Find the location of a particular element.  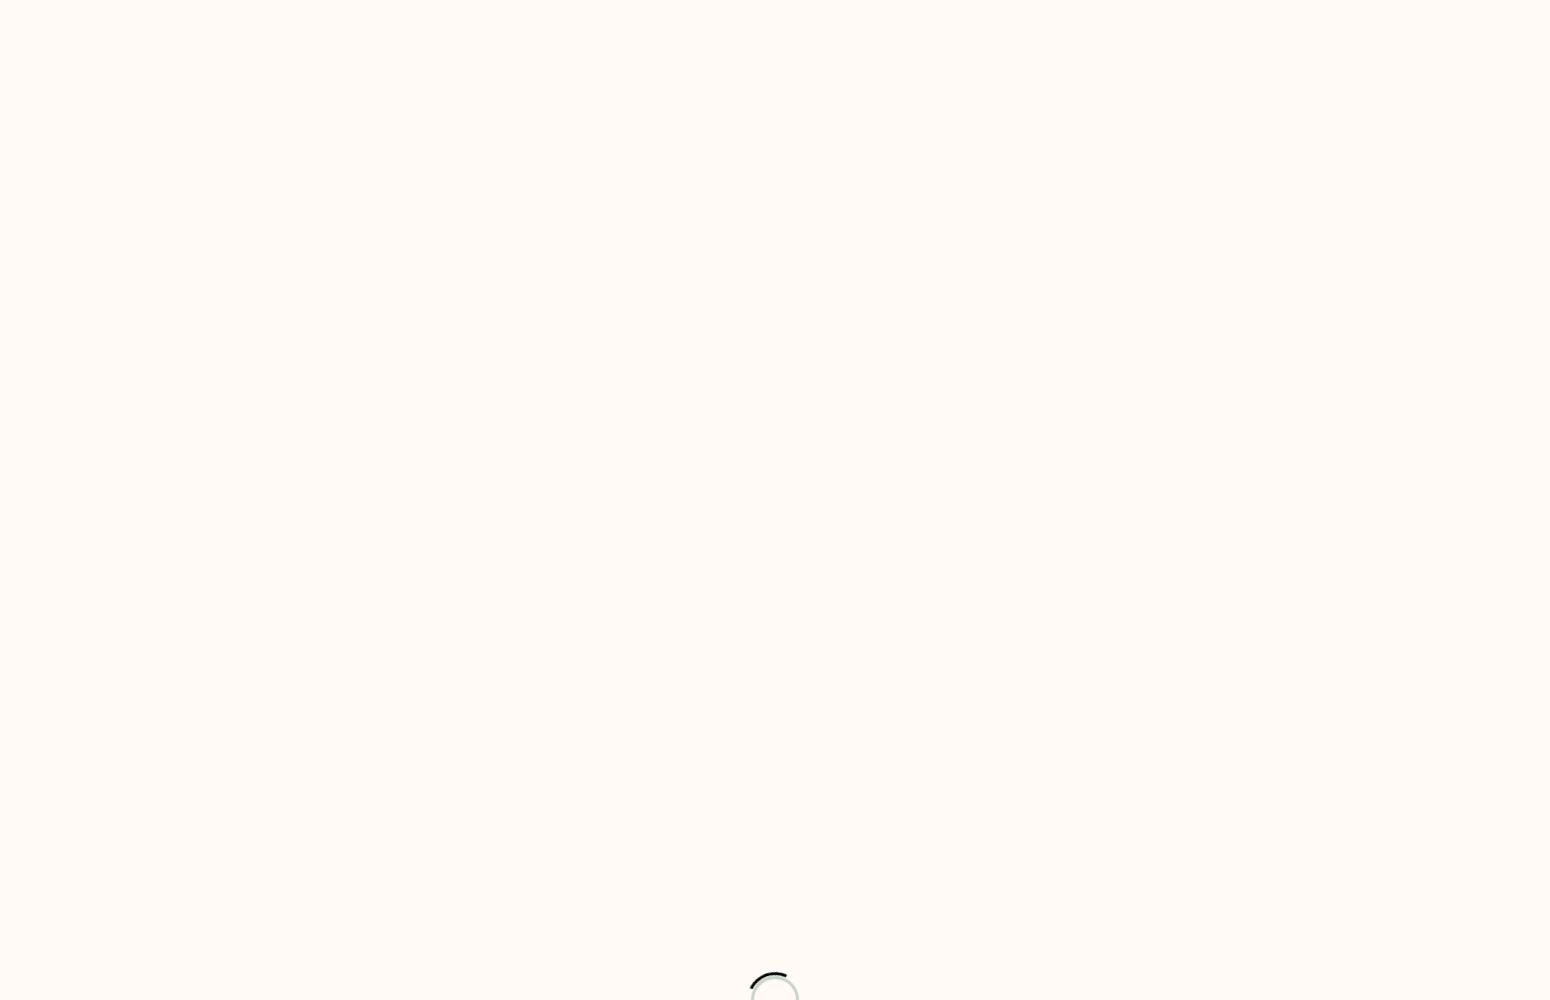

'Skin Services' is located at coordinates (702, 206).